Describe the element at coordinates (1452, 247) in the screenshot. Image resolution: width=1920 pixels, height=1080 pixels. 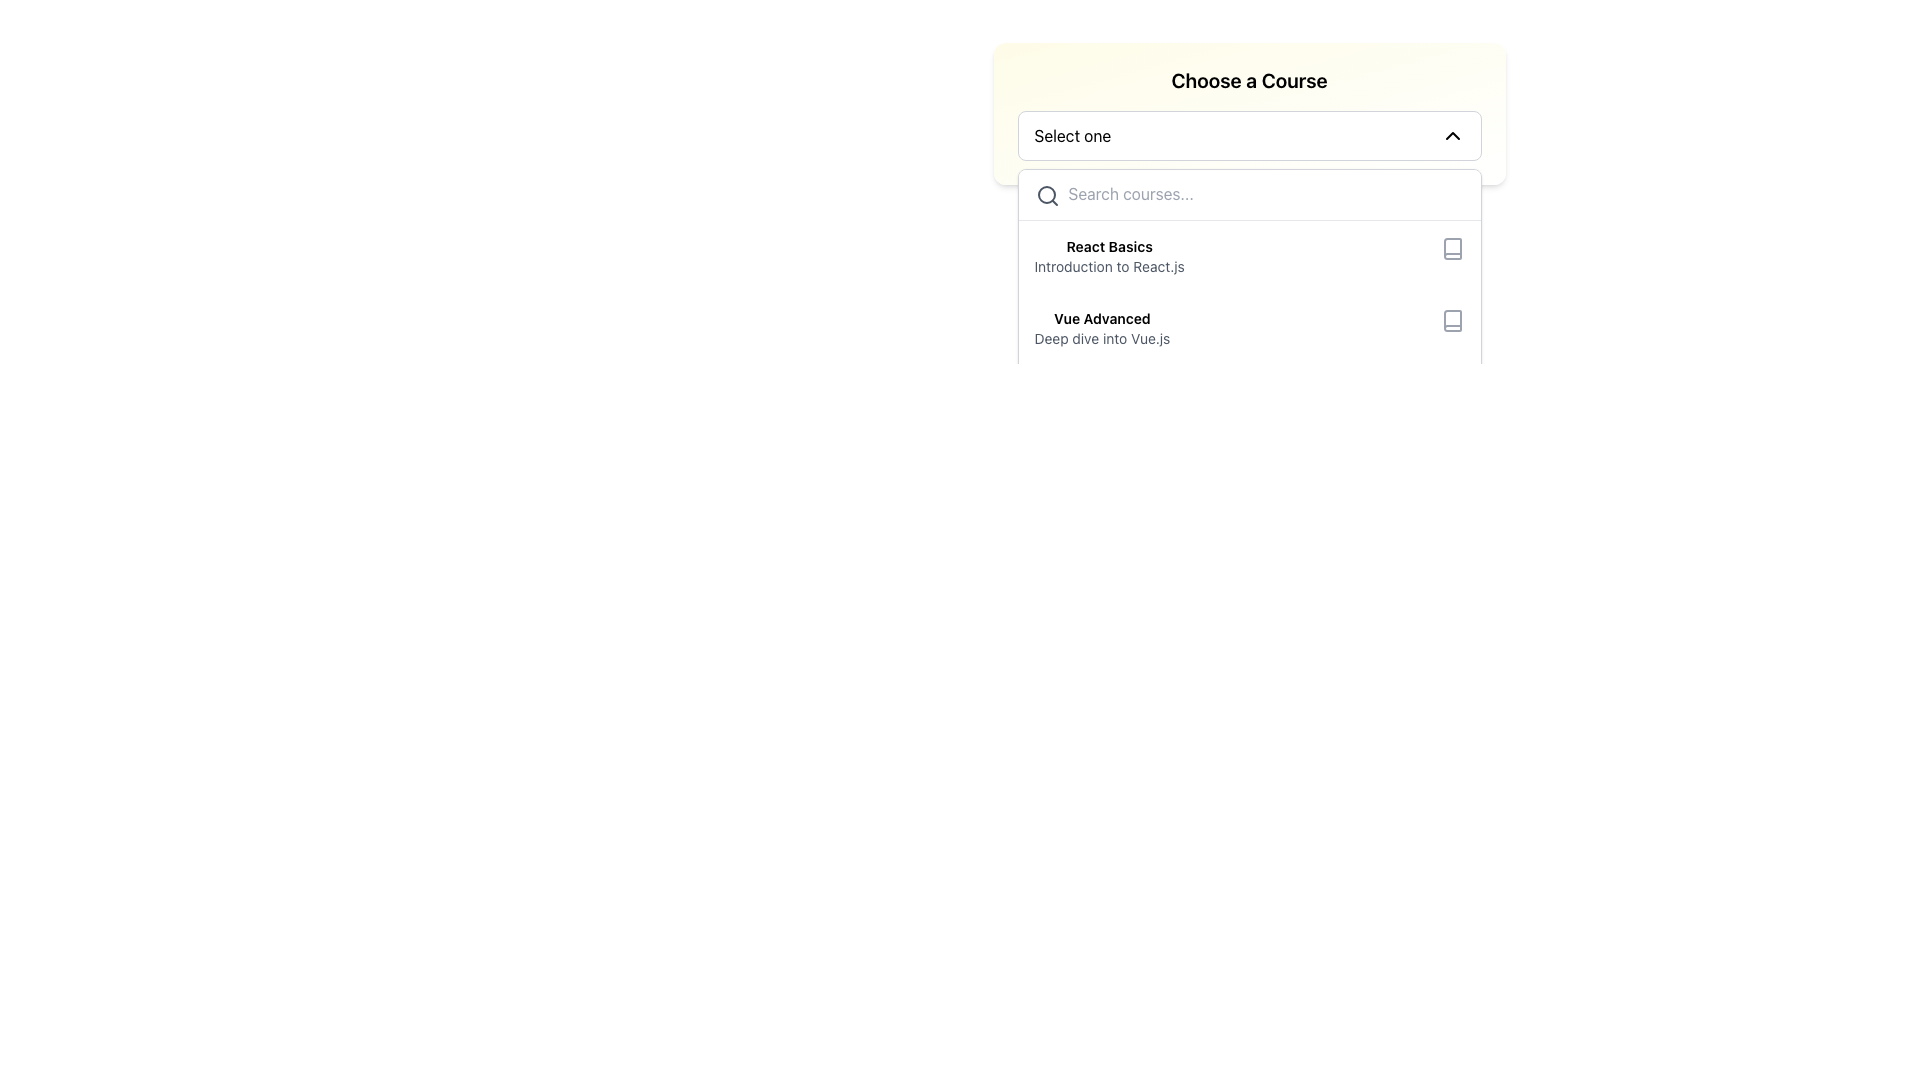
I see `the decorative icon located in the dropdown list, adjacent to the text labeled 'React Basics'` at that location.